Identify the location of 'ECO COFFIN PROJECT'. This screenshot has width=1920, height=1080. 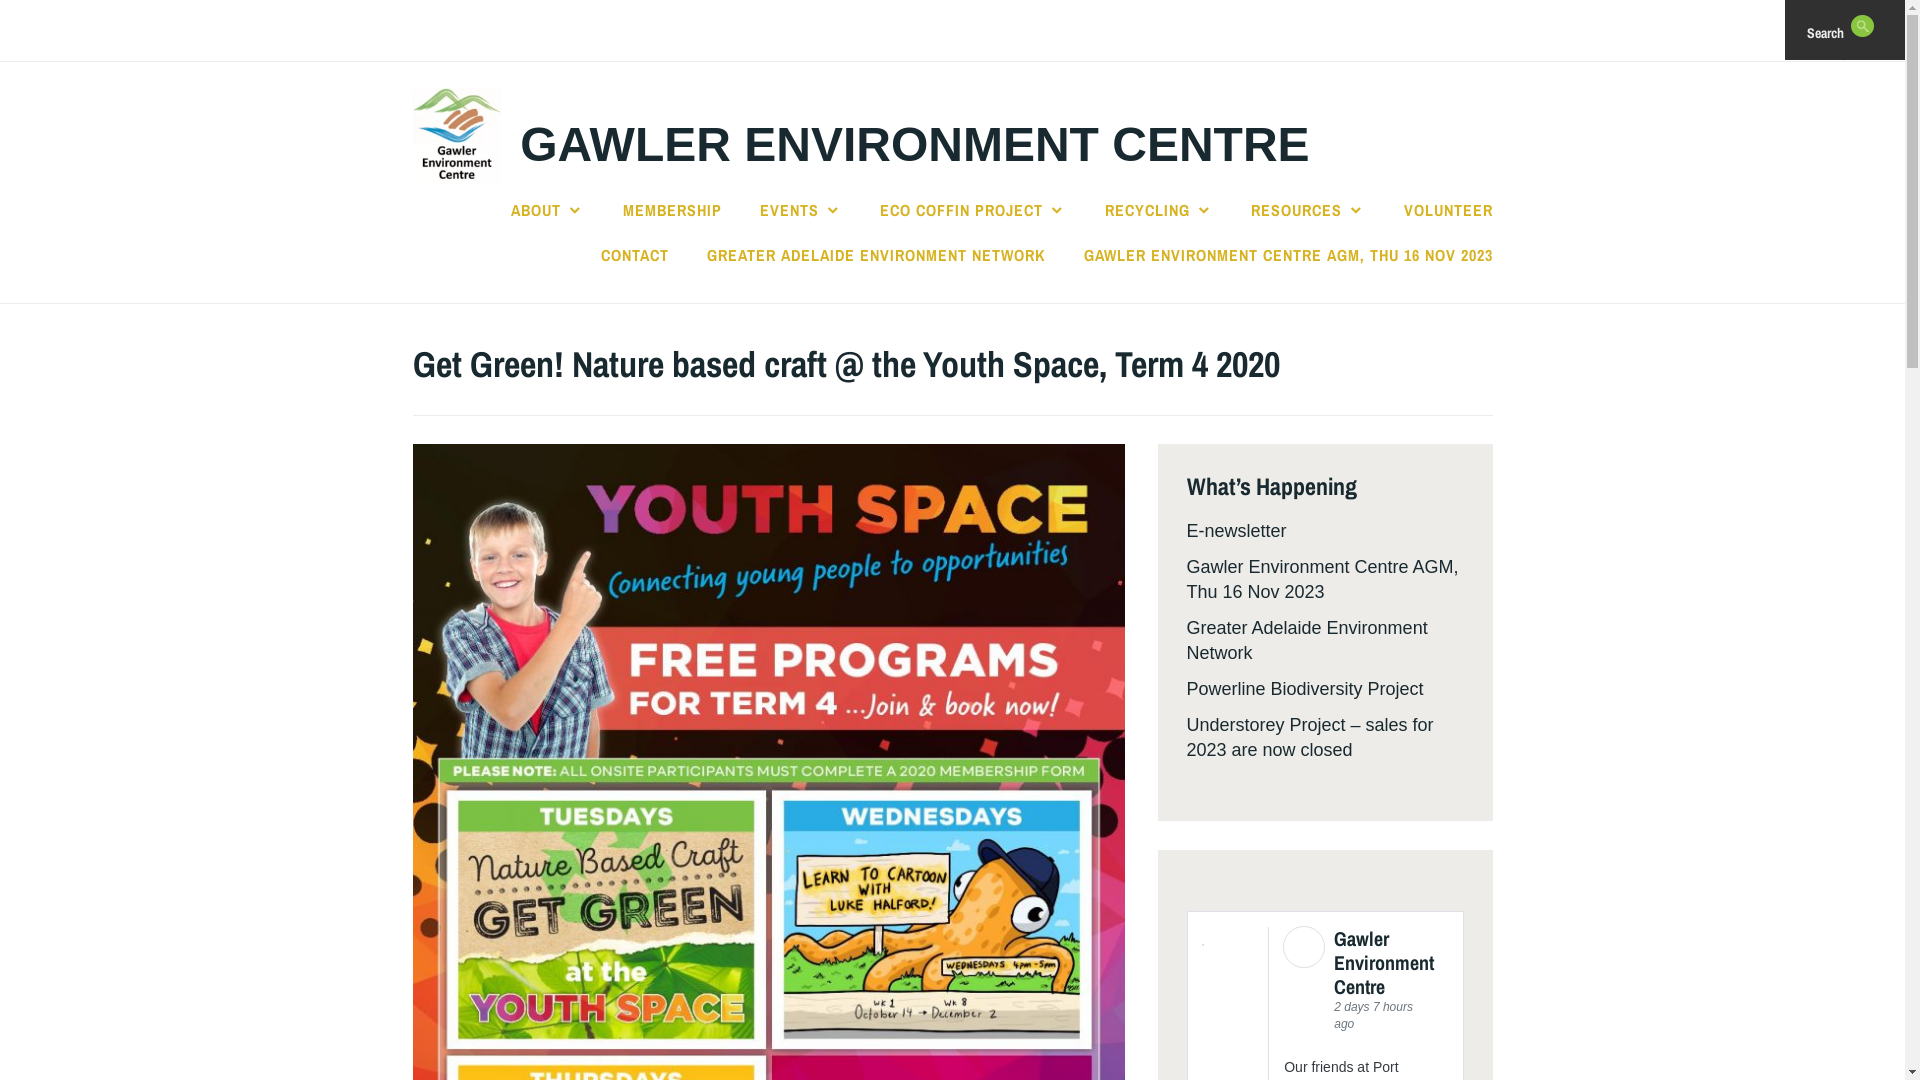
(879, 209).